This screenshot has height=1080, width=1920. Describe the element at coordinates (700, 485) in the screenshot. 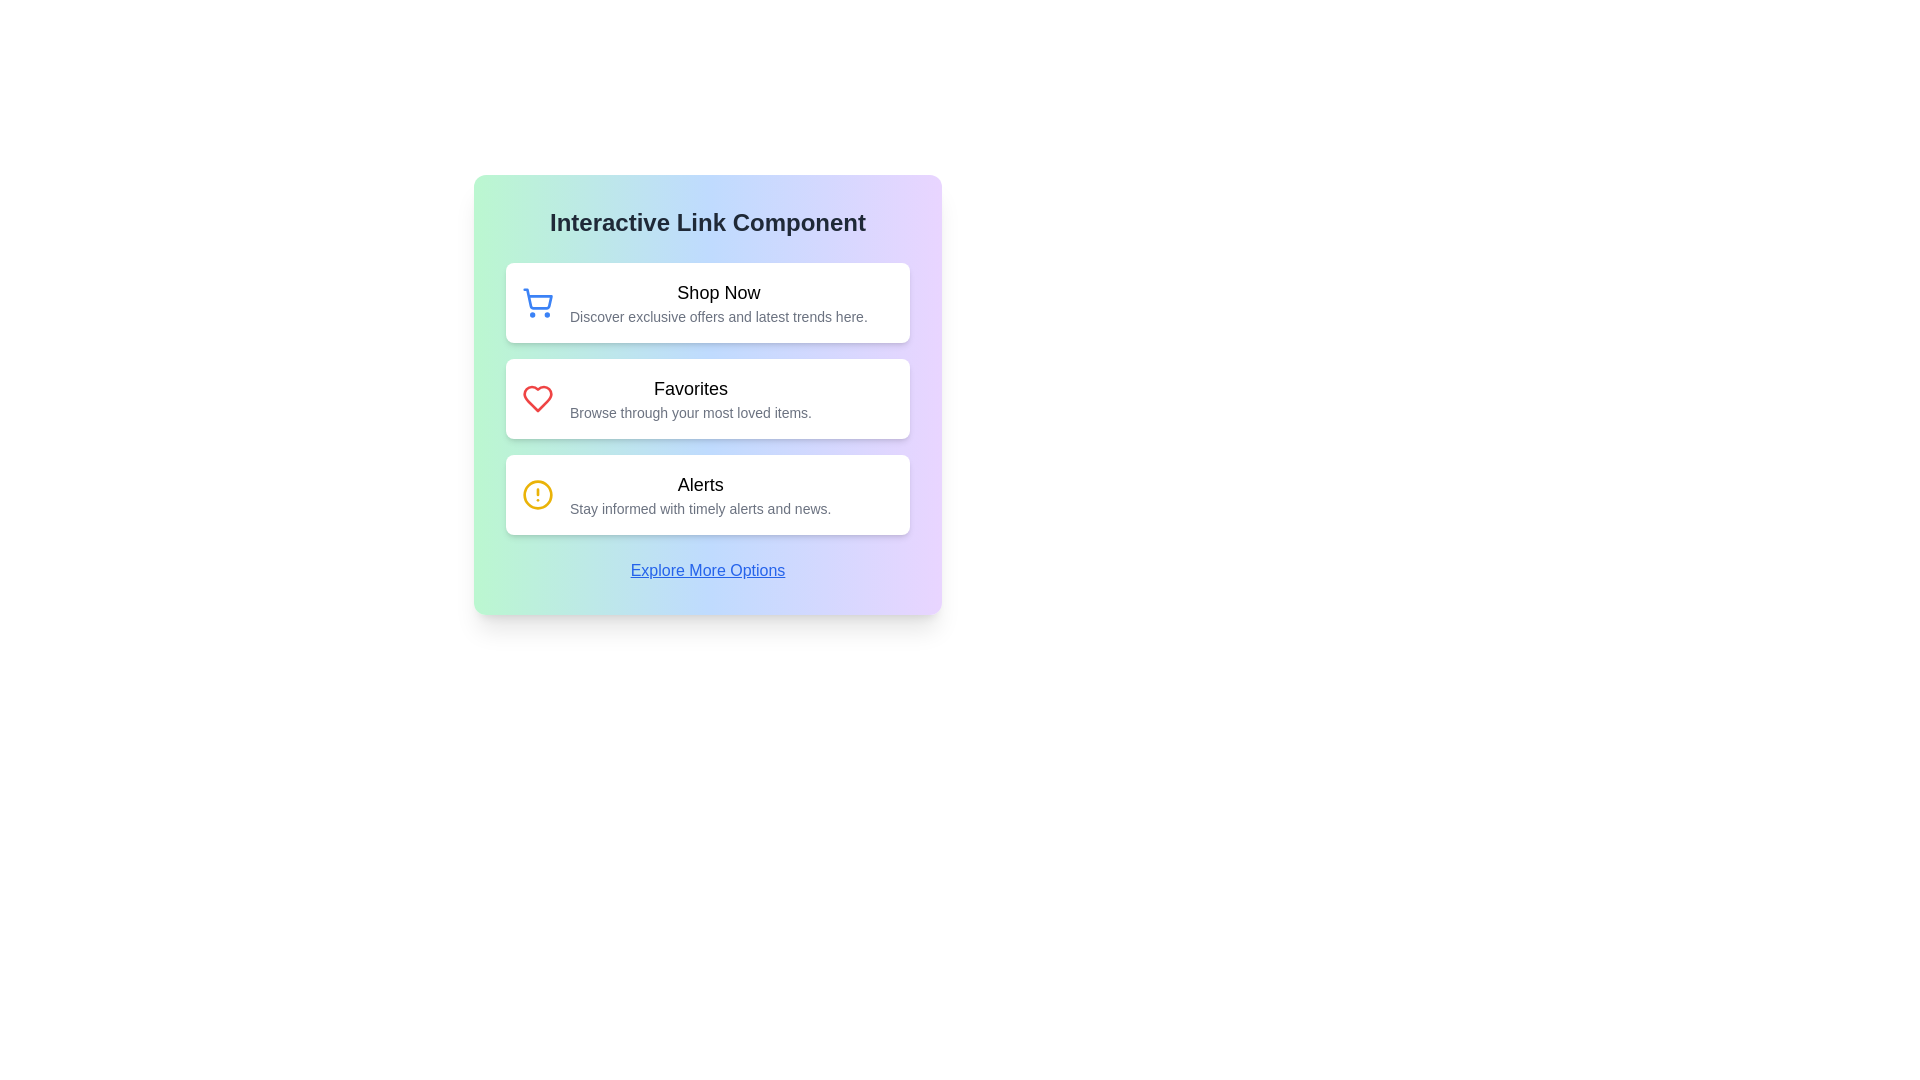

I see `the title text of the third card in a vertical stack of three cards under the heading 'Interactive Link Component'` at that location.